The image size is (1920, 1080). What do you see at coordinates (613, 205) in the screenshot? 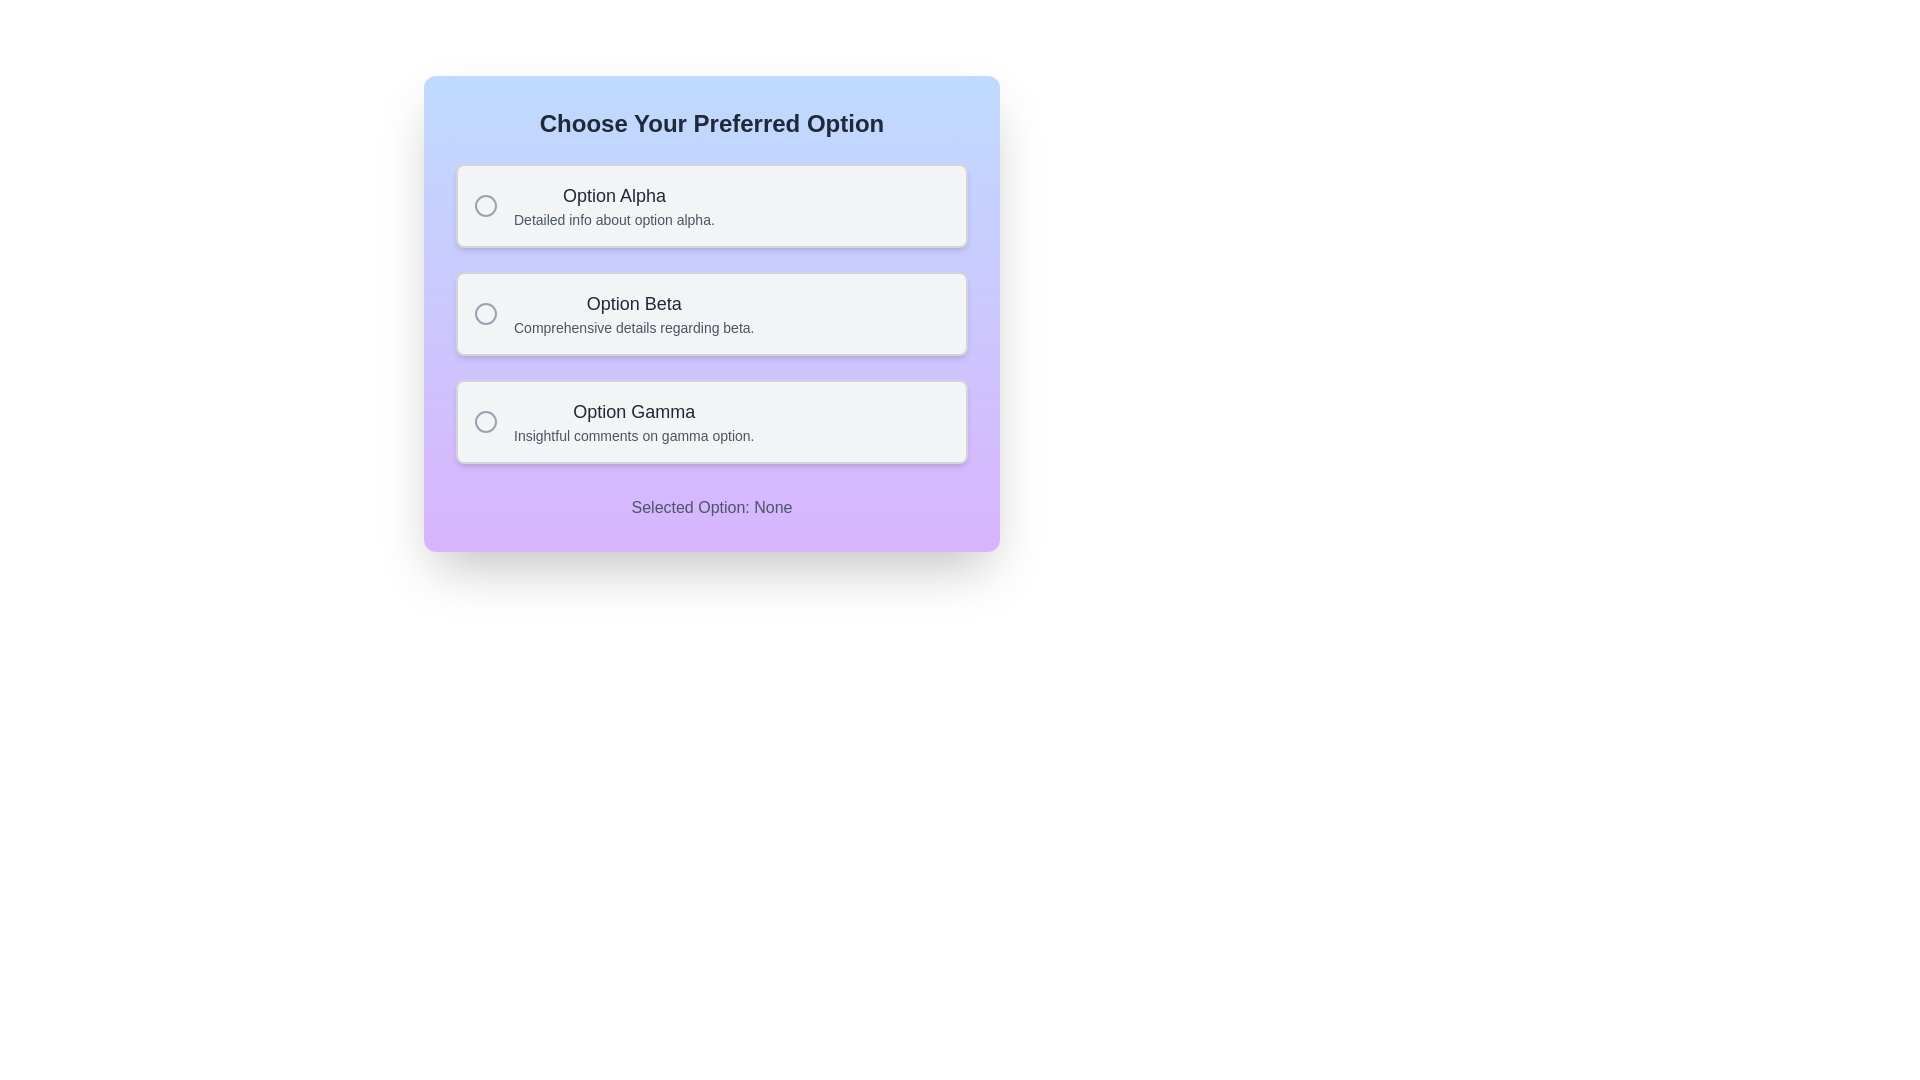
I see `information displayed in the Label containing 'Option Alpha' and its description in the topmost card of the vertical stack` at bounding box center [613, 205].